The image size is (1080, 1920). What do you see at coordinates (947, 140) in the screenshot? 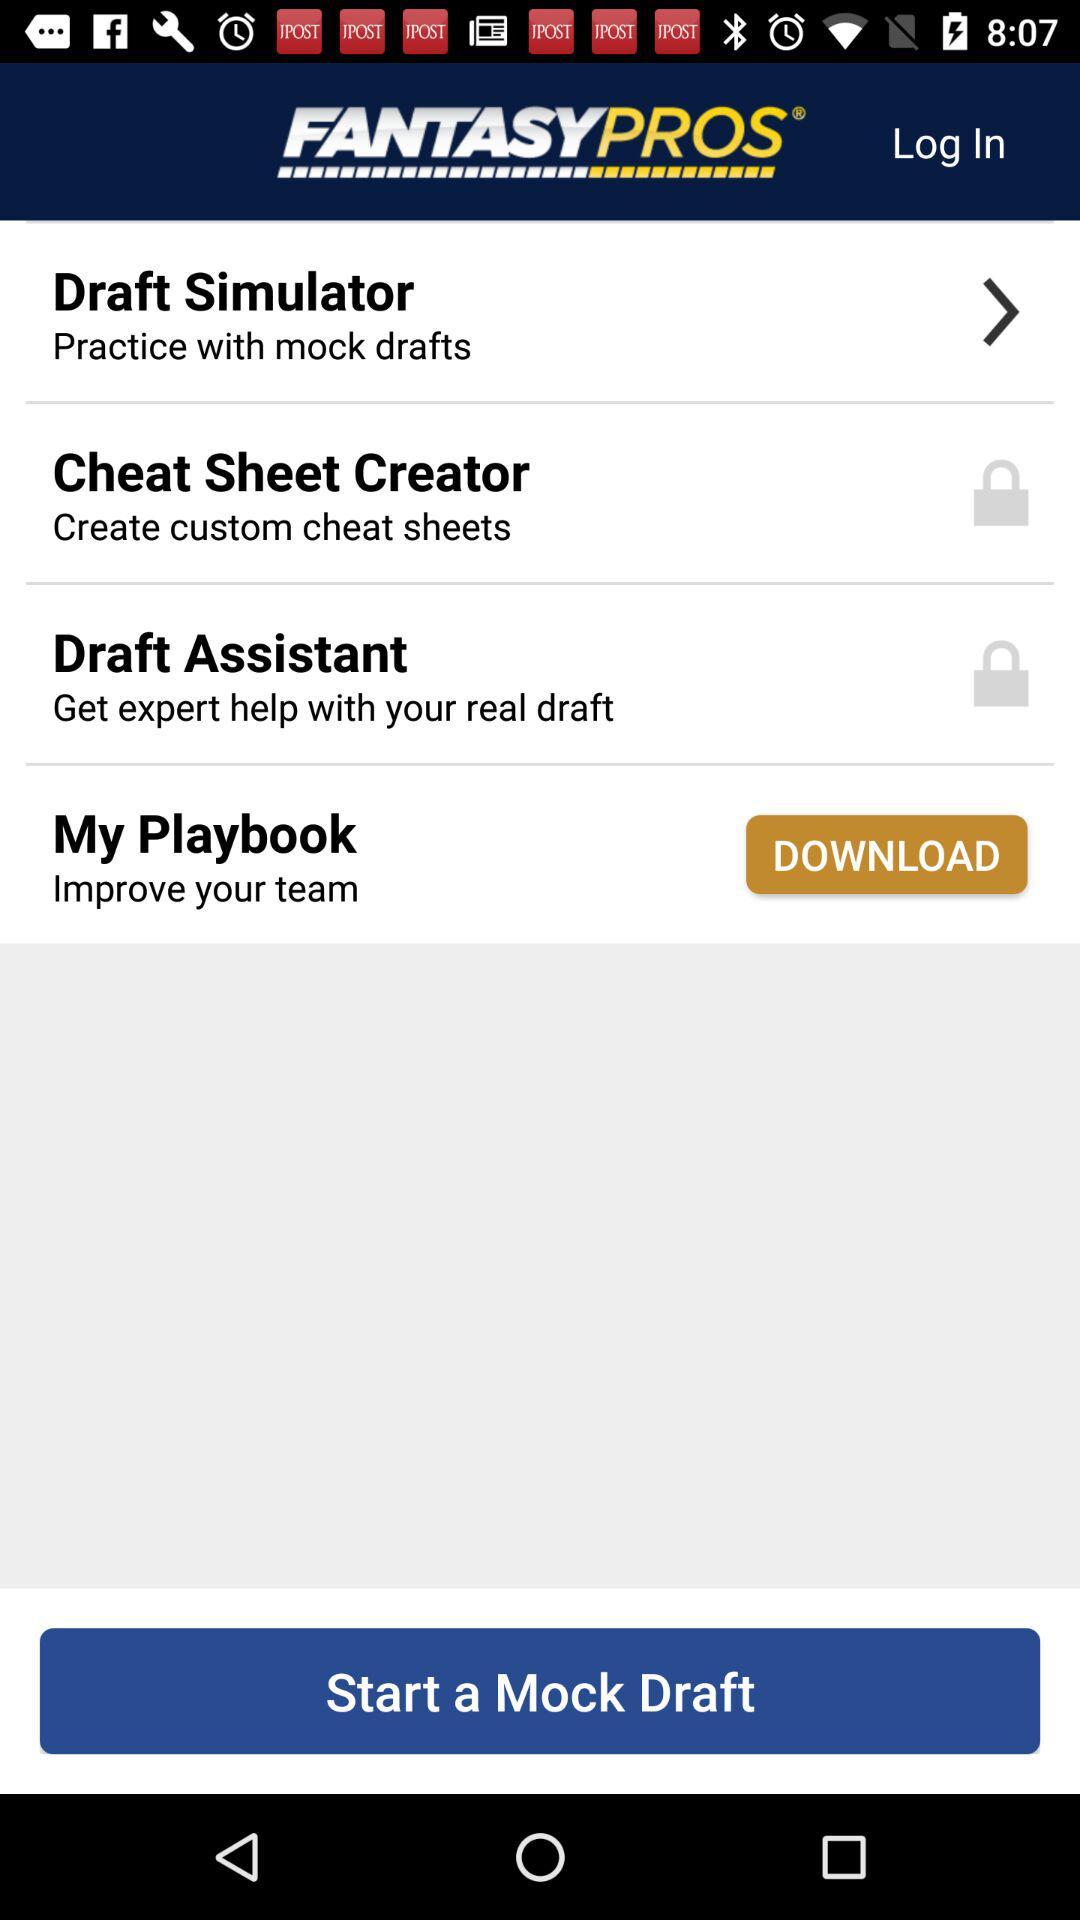
I see `log in` at bounding box center [947, 140].